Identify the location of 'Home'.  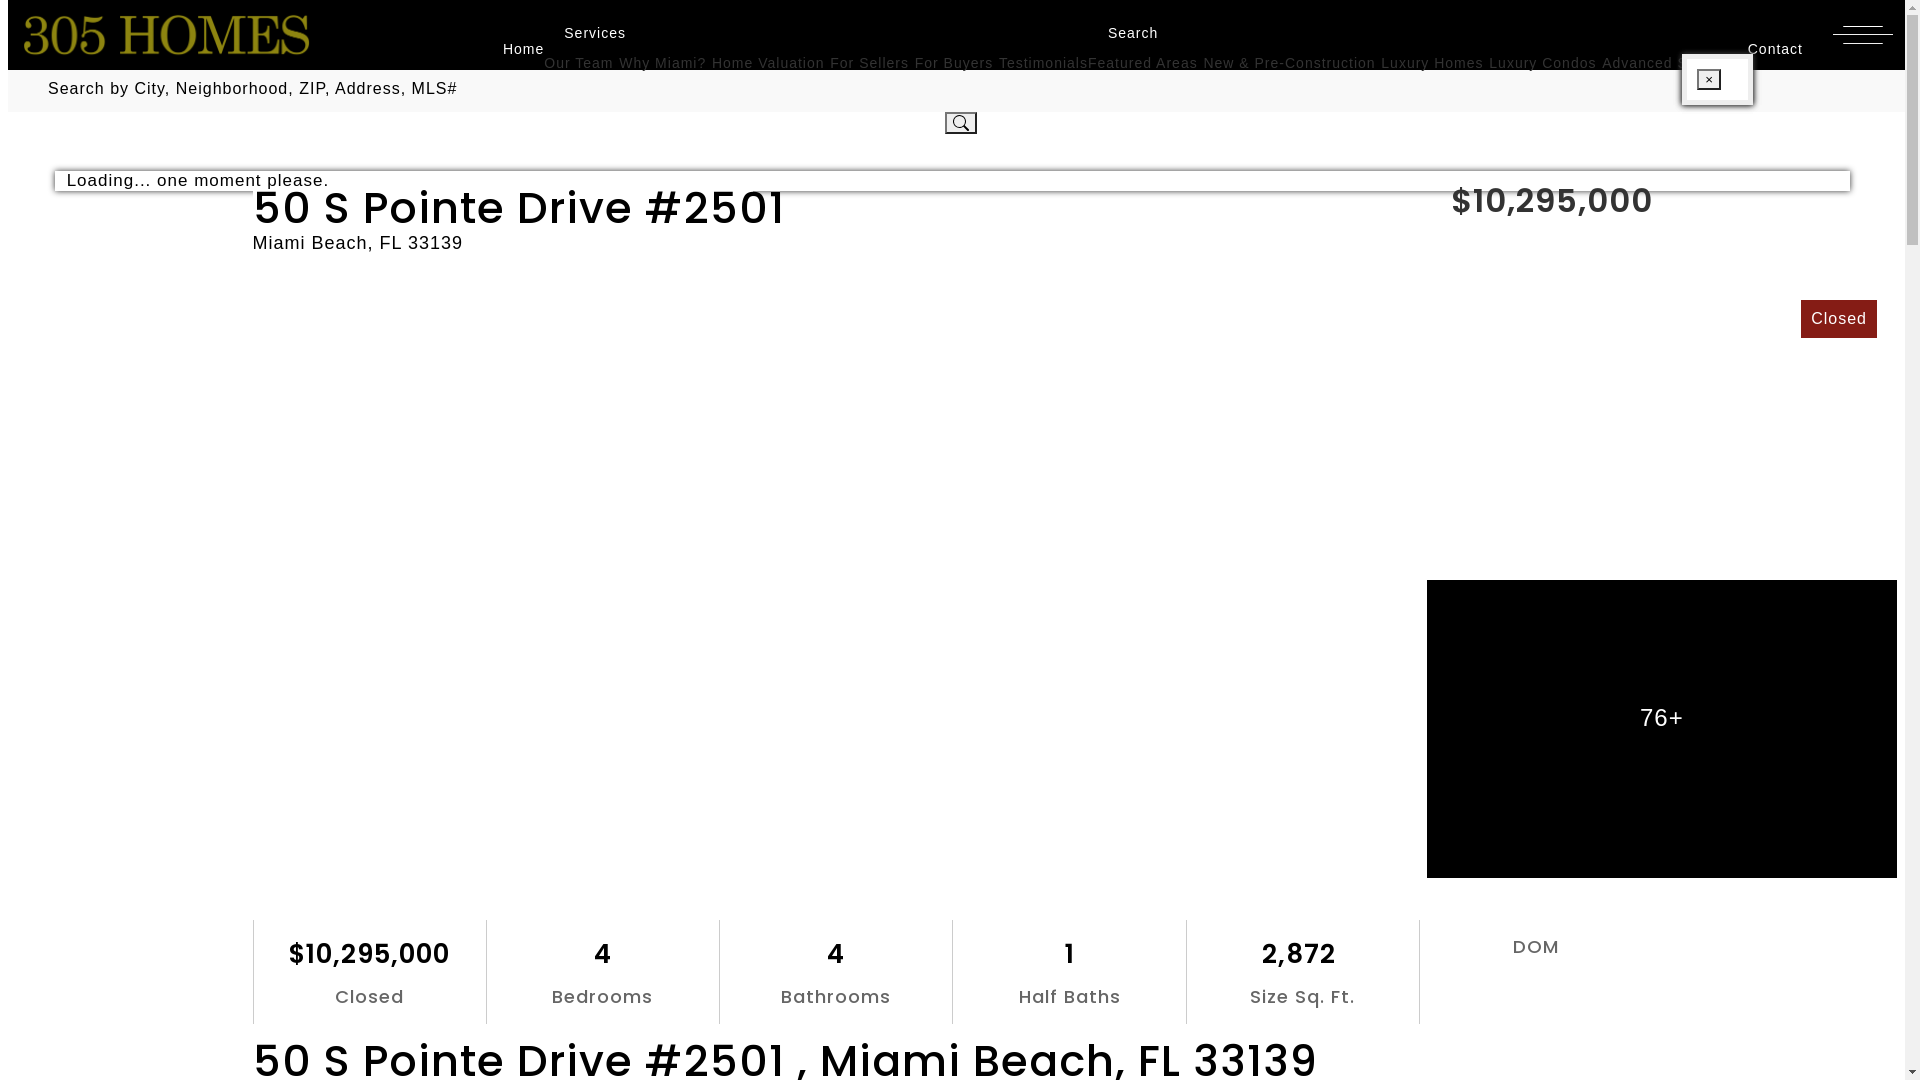
(513, 48).